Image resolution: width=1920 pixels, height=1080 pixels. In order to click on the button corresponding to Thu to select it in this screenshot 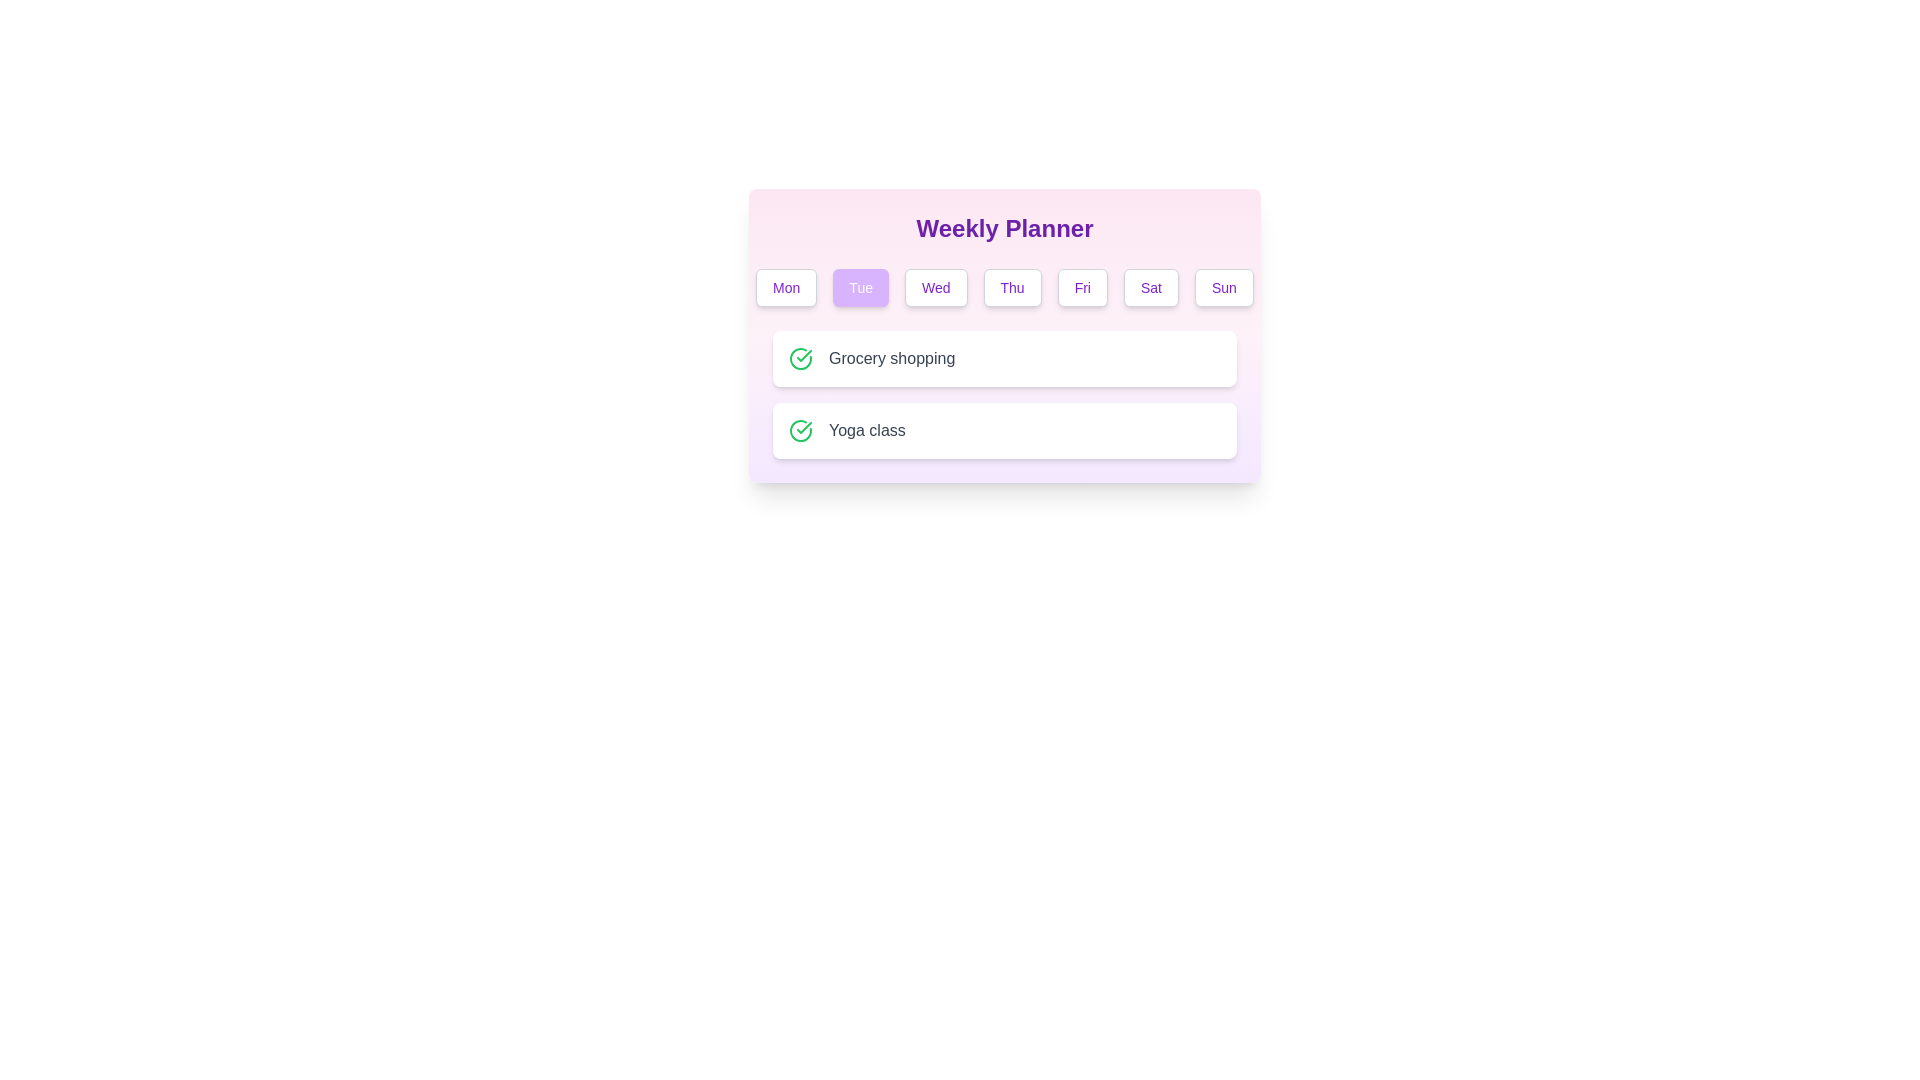, I will do `click(1012, 288)`.